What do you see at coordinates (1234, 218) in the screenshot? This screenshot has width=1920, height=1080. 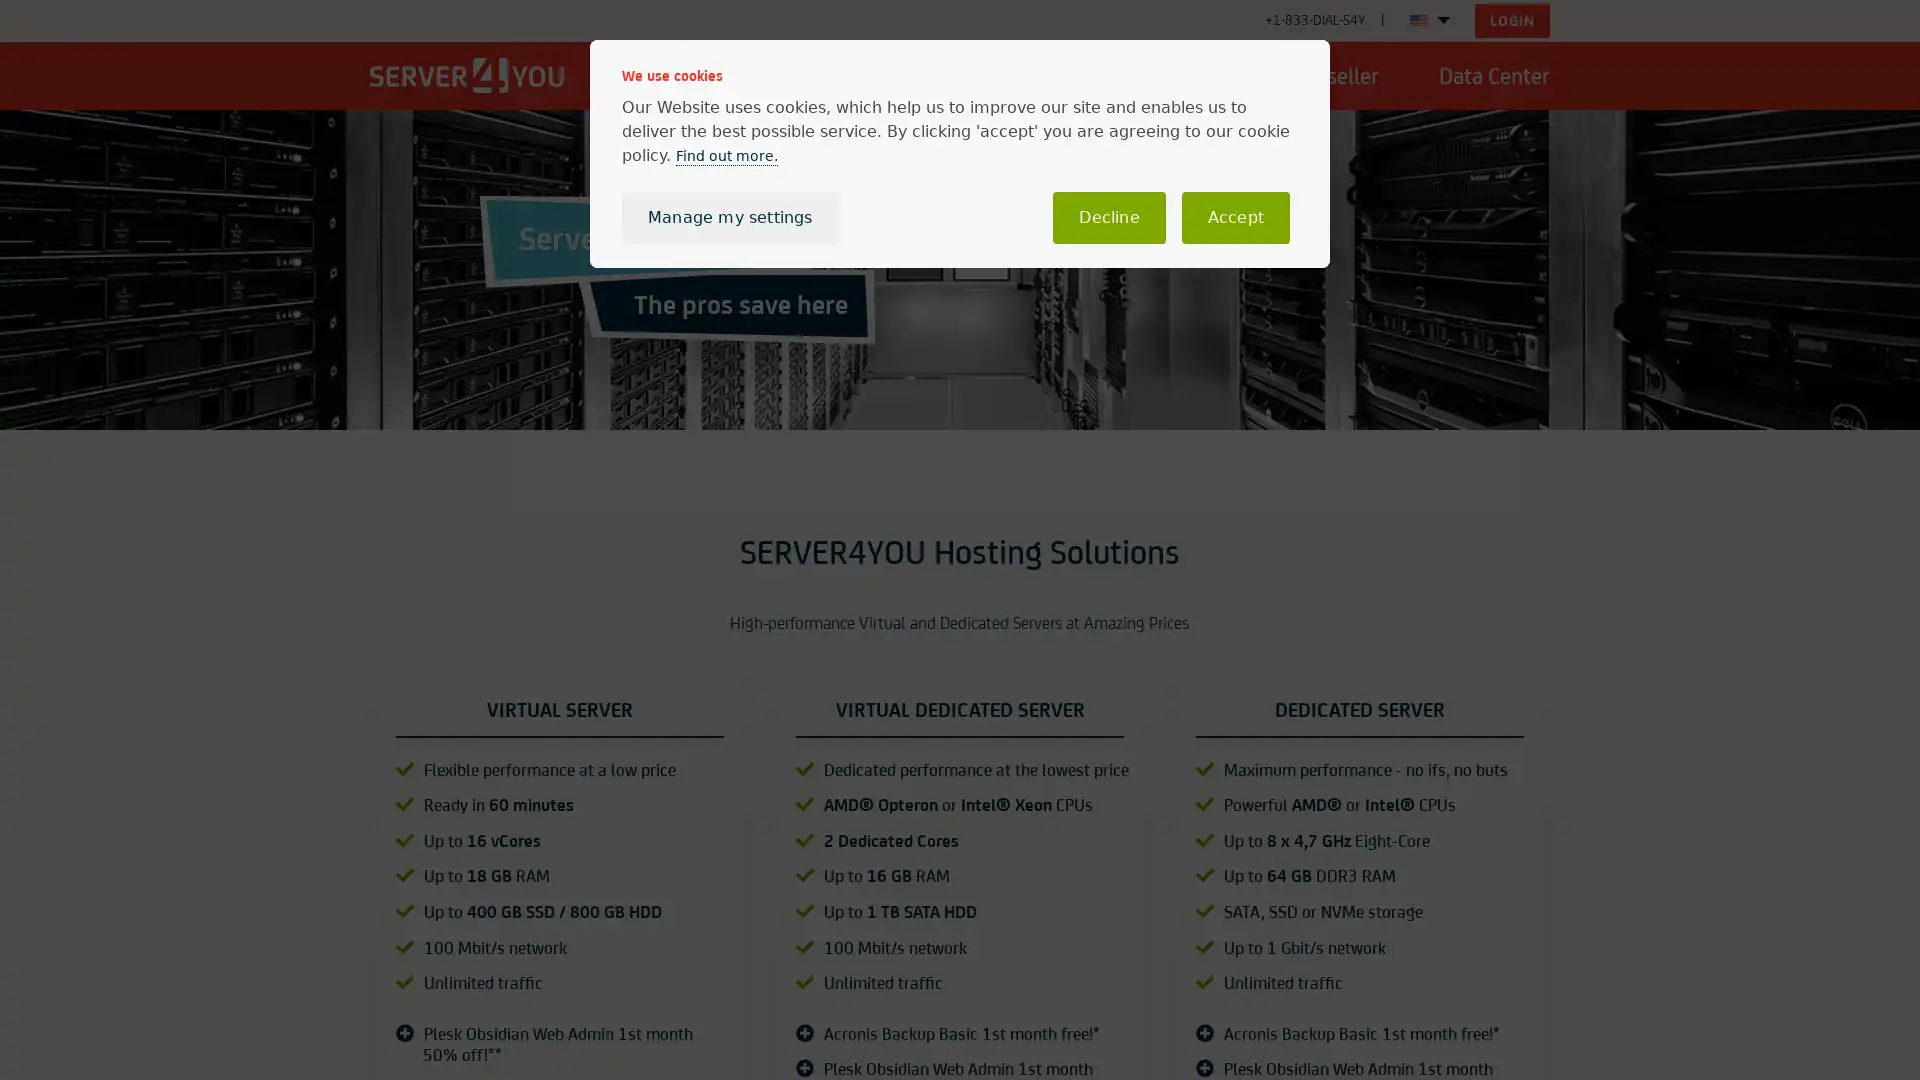 I see `Accept` at bounding box center [1234, 218].